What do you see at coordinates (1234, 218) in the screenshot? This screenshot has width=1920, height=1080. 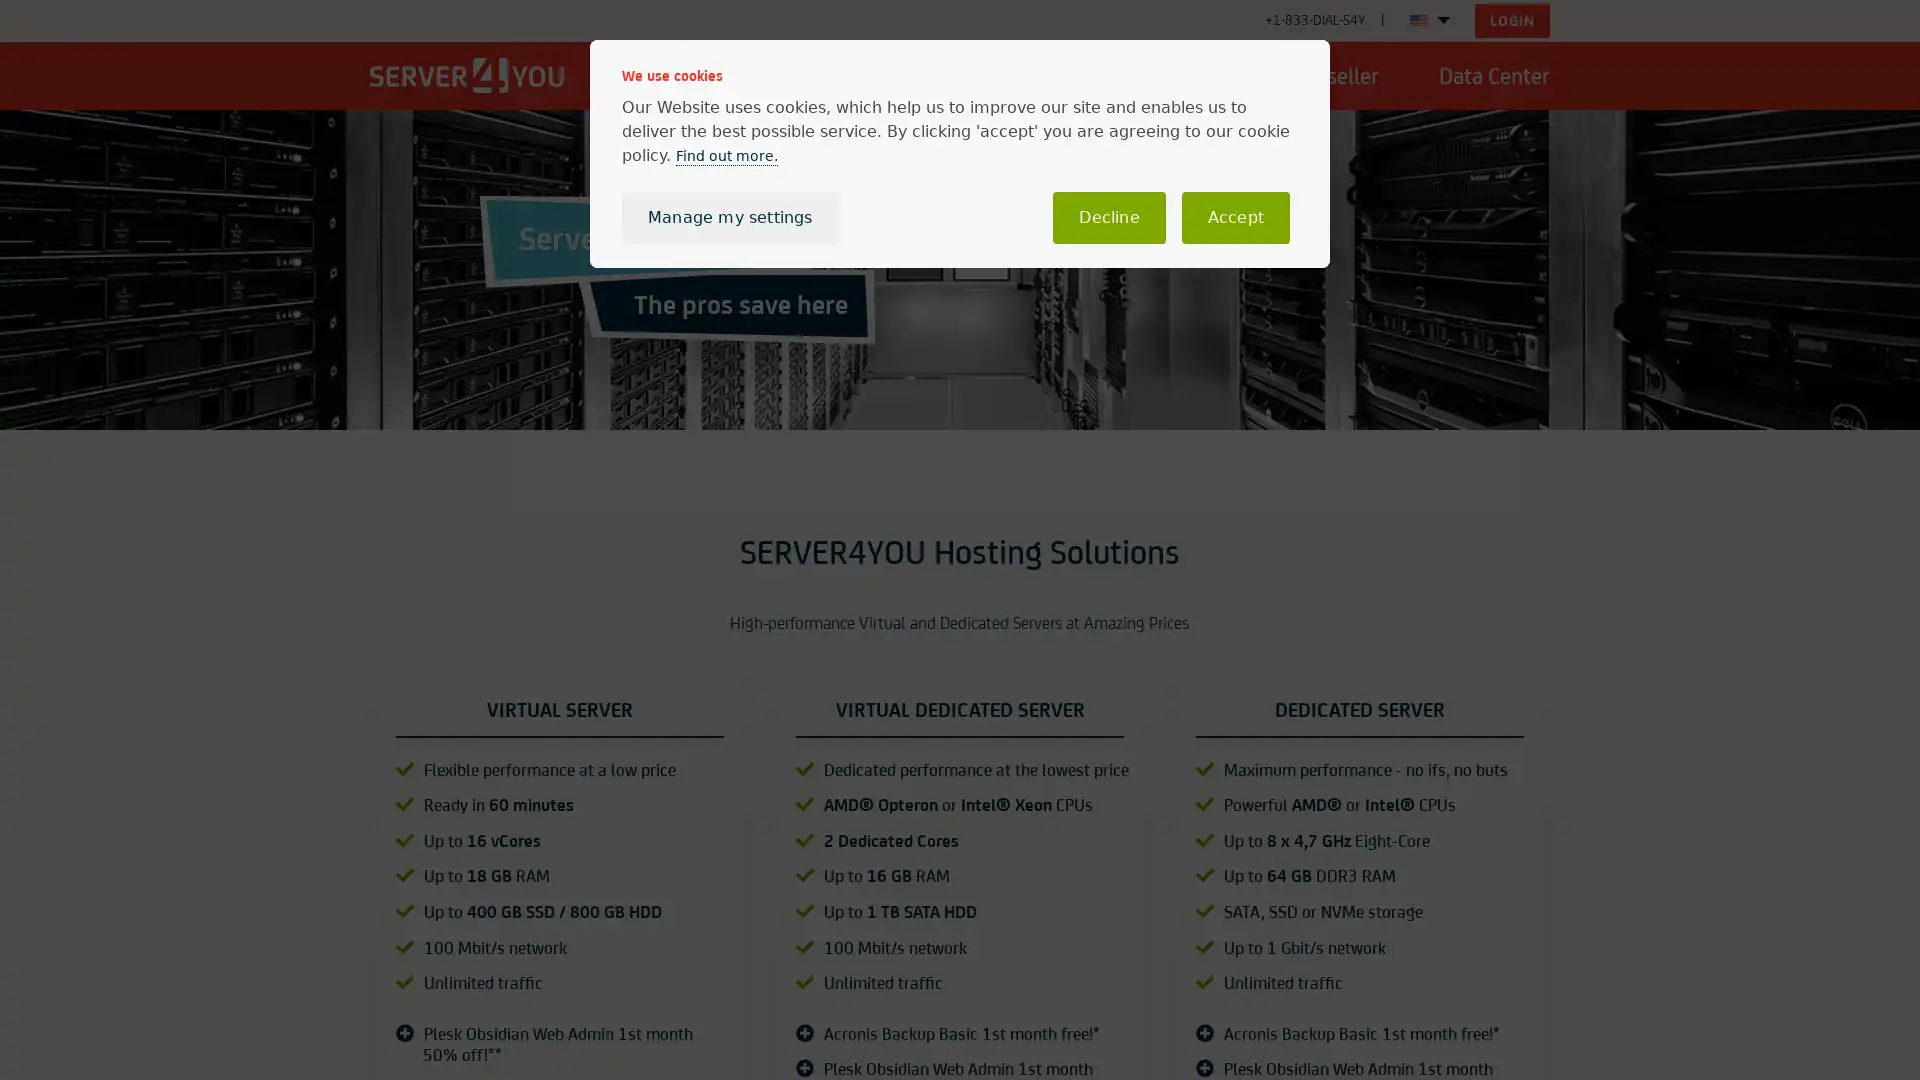 I see `Accept` at bounding box center [1234, 218].